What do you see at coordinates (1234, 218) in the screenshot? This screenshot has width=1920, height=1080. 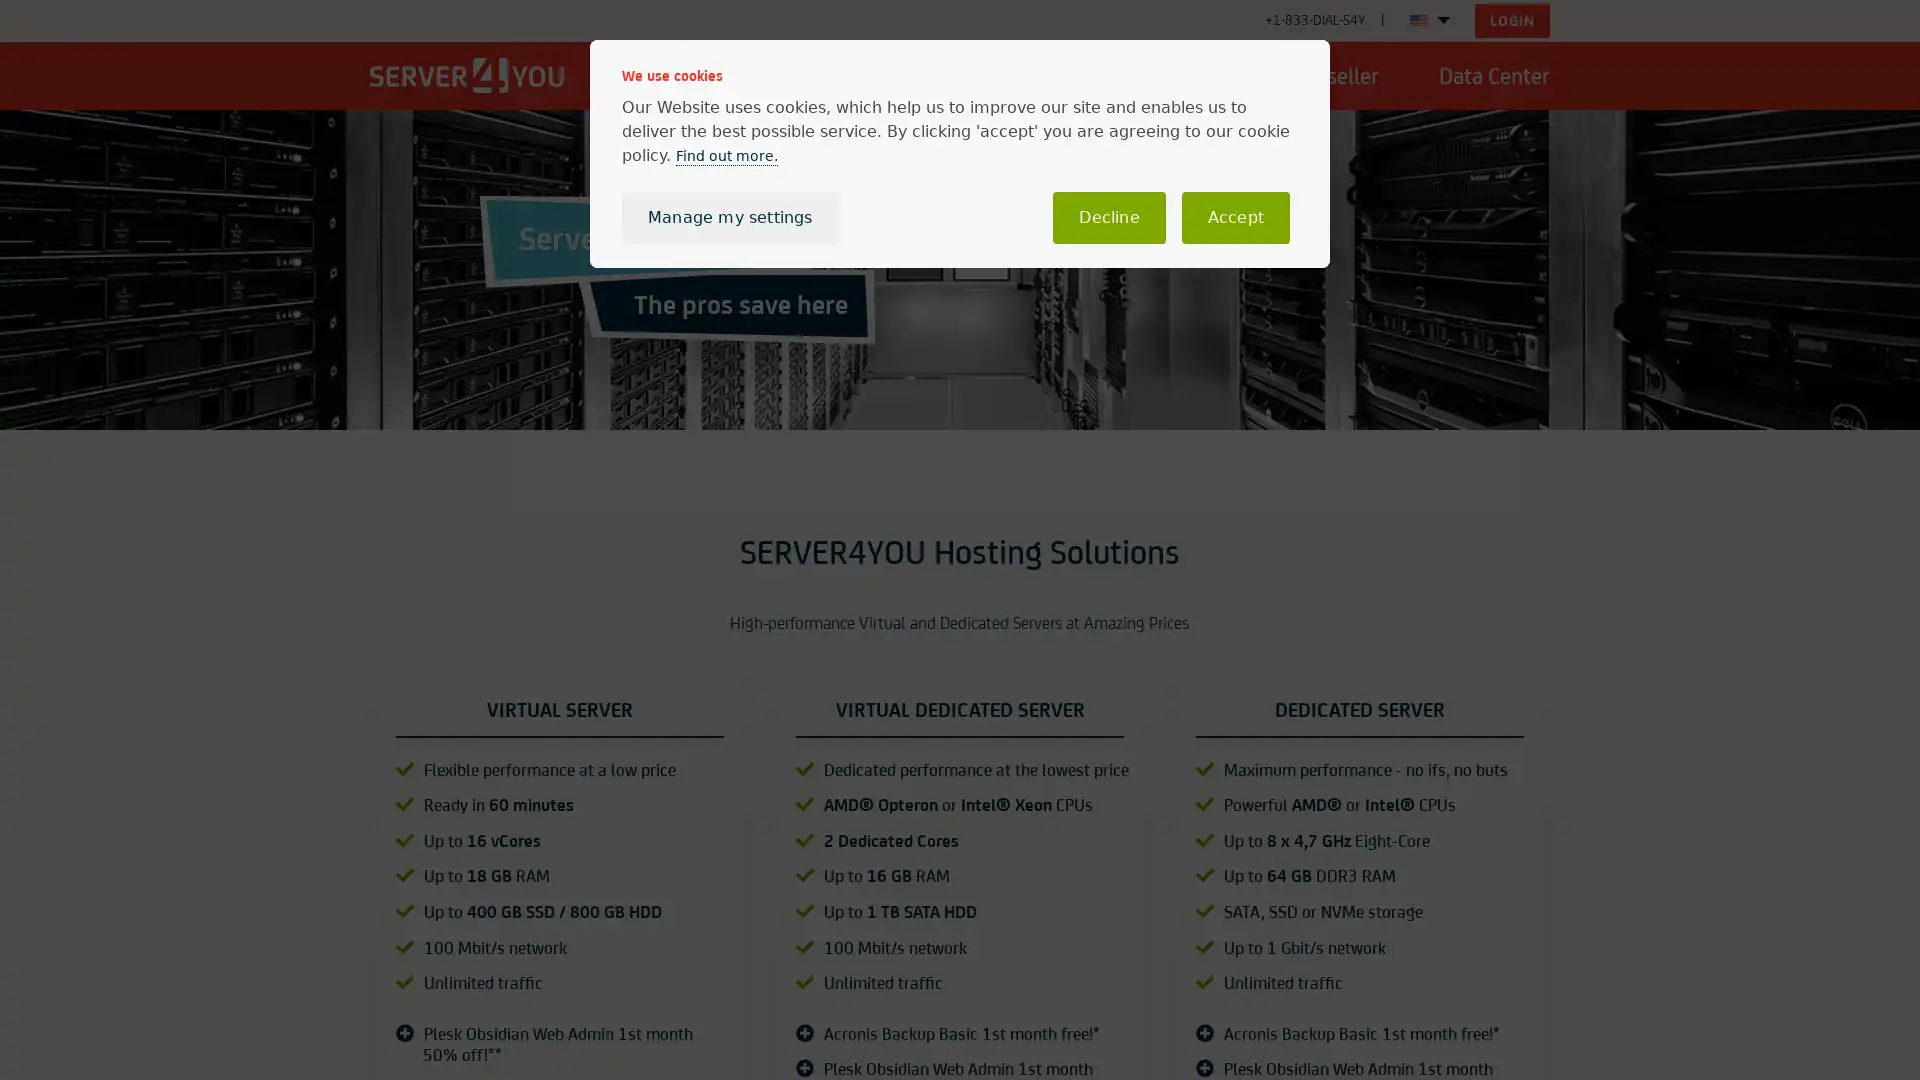 I see `Accept` at bounding box center [1234, 218].